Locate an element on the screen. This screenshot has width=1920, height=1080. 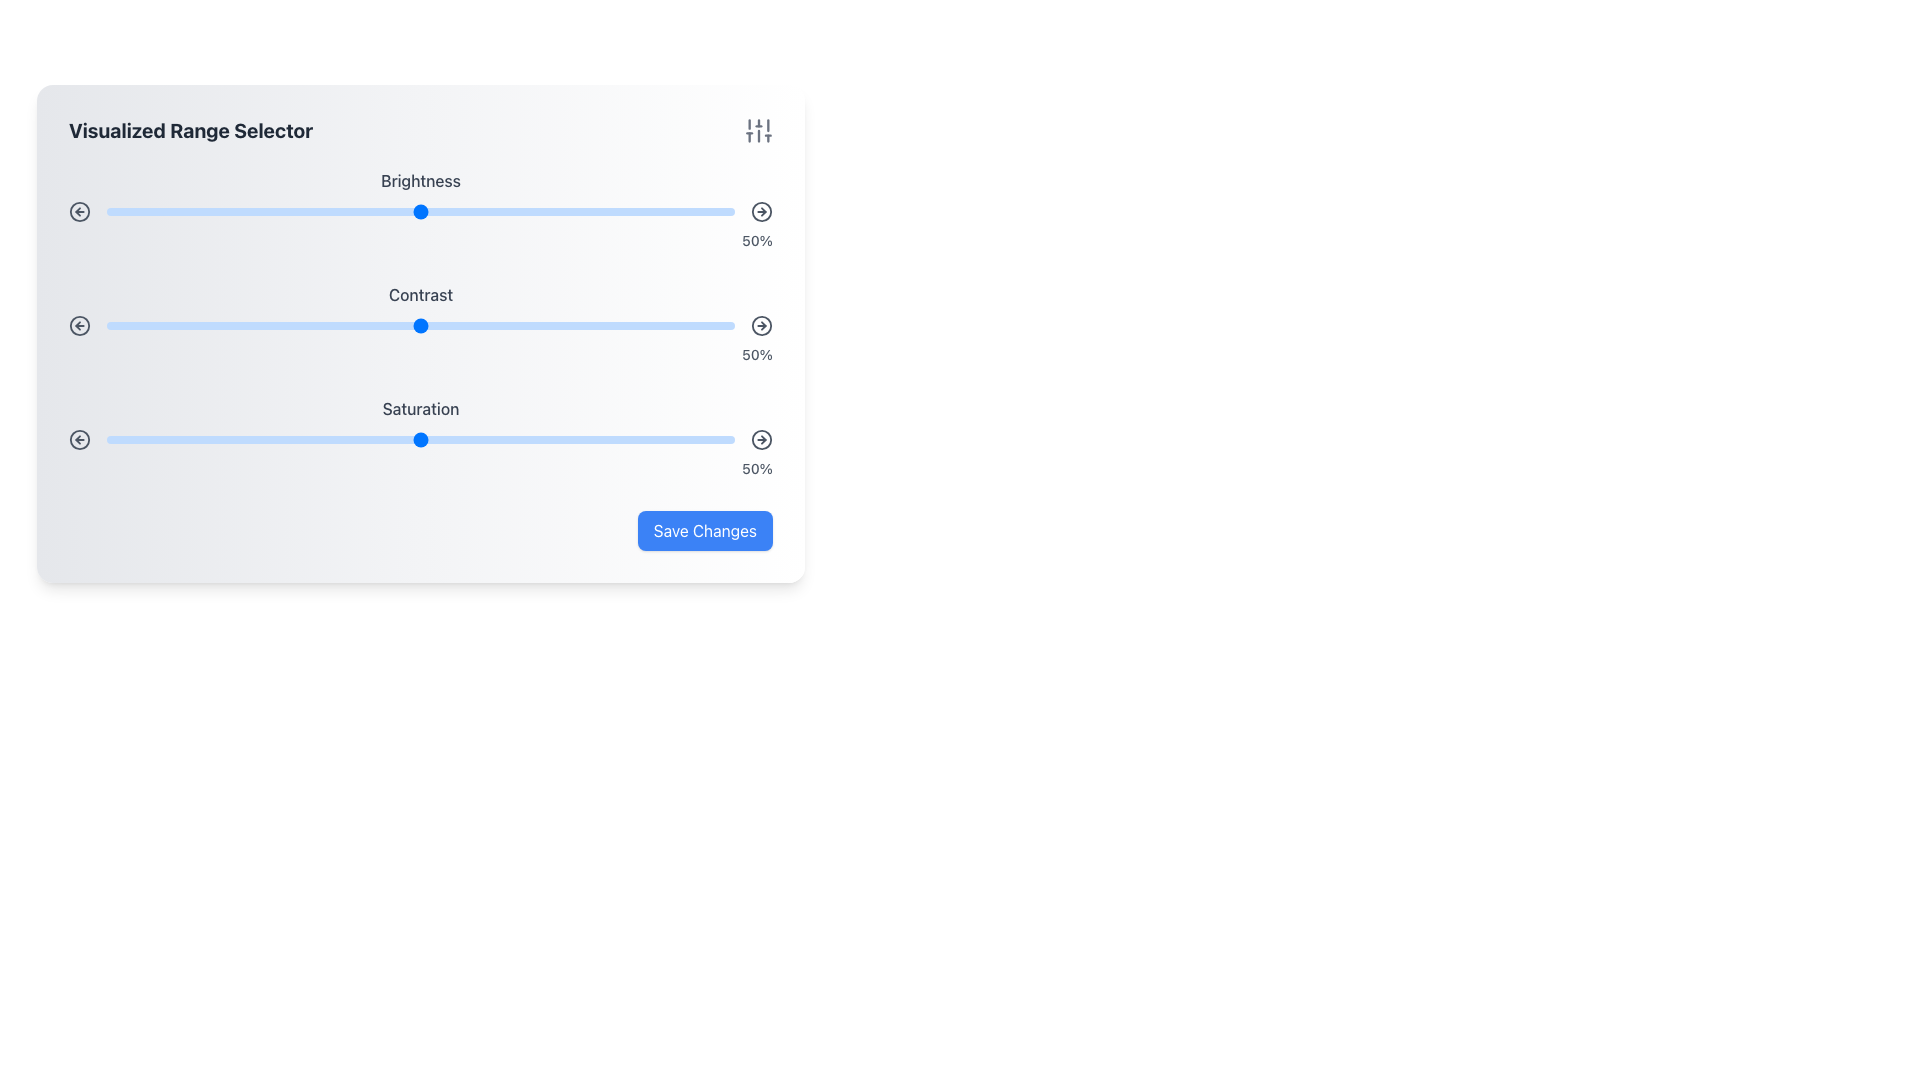
the value of the contrast slider is located at coordinates (533, 325).